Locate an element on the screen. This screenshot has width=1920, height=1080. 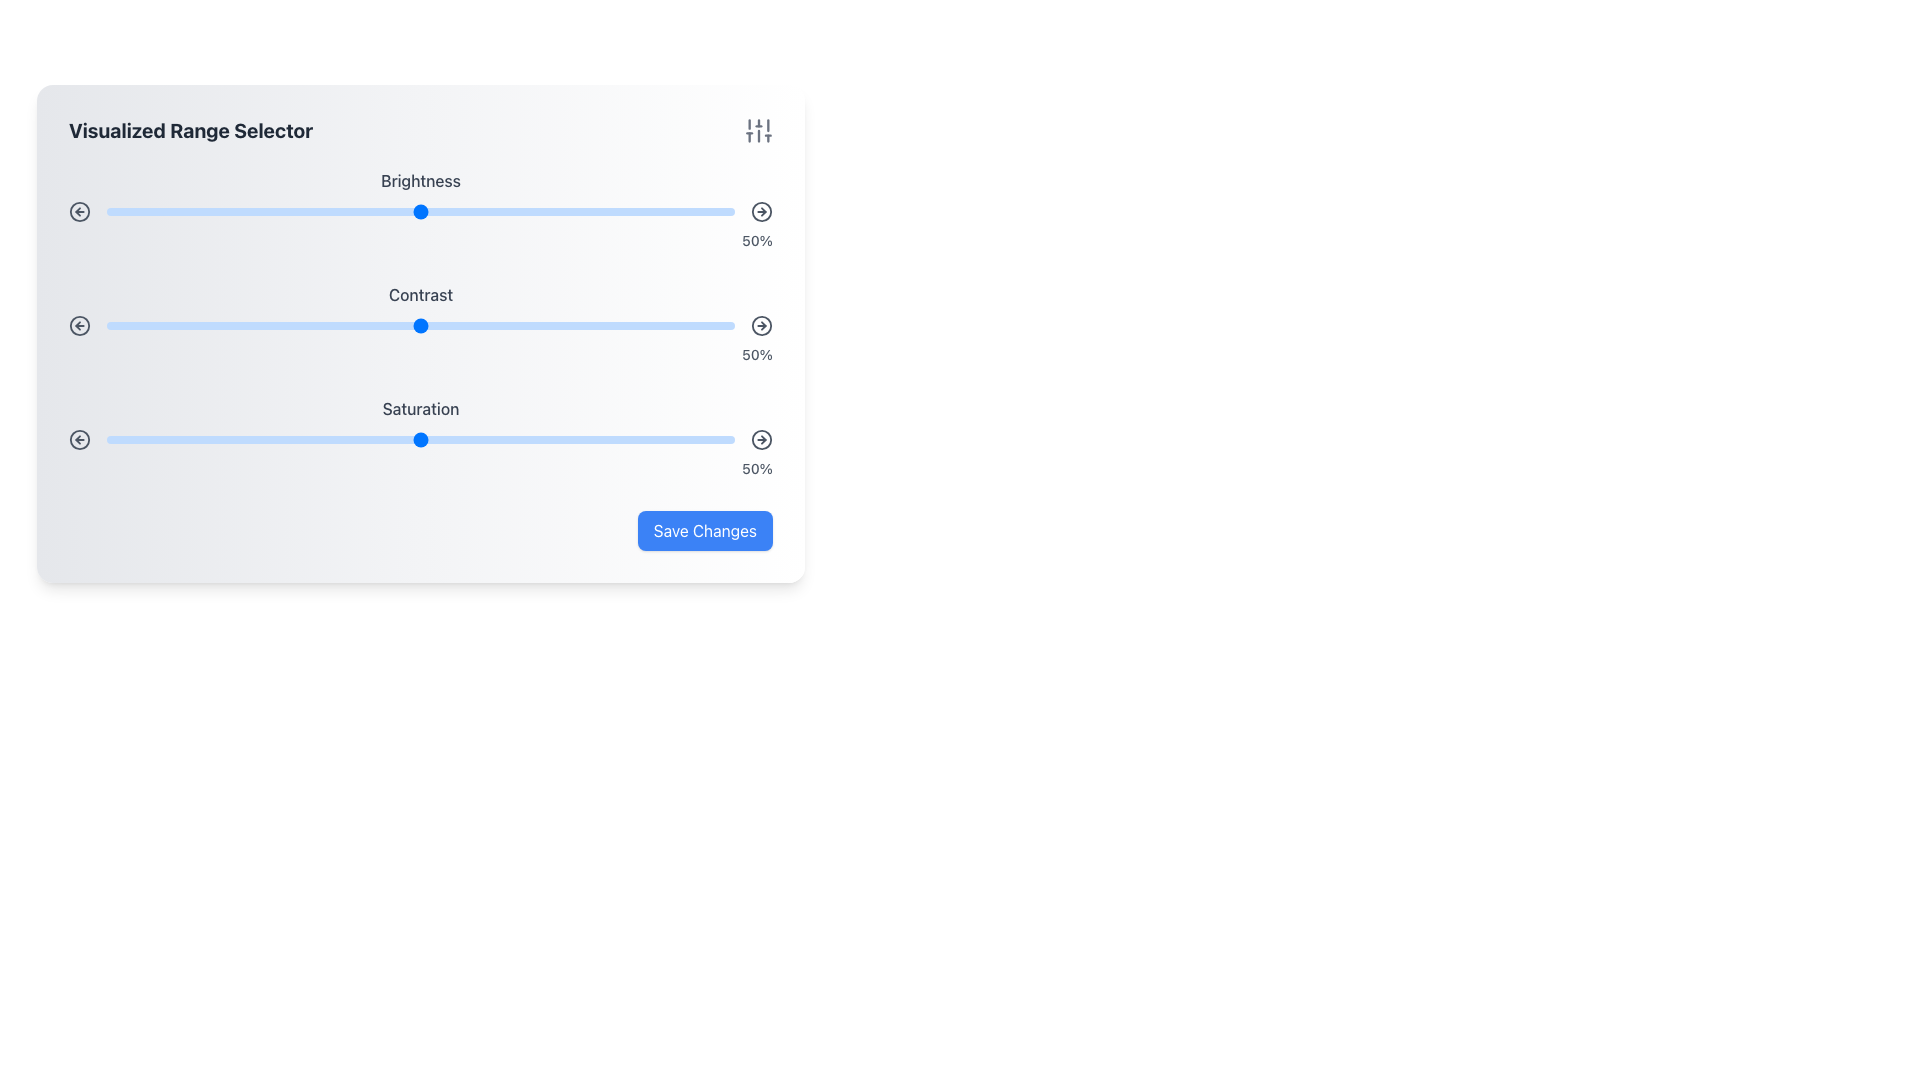
the value of the contrast slider is located at coordinates (533, 325).